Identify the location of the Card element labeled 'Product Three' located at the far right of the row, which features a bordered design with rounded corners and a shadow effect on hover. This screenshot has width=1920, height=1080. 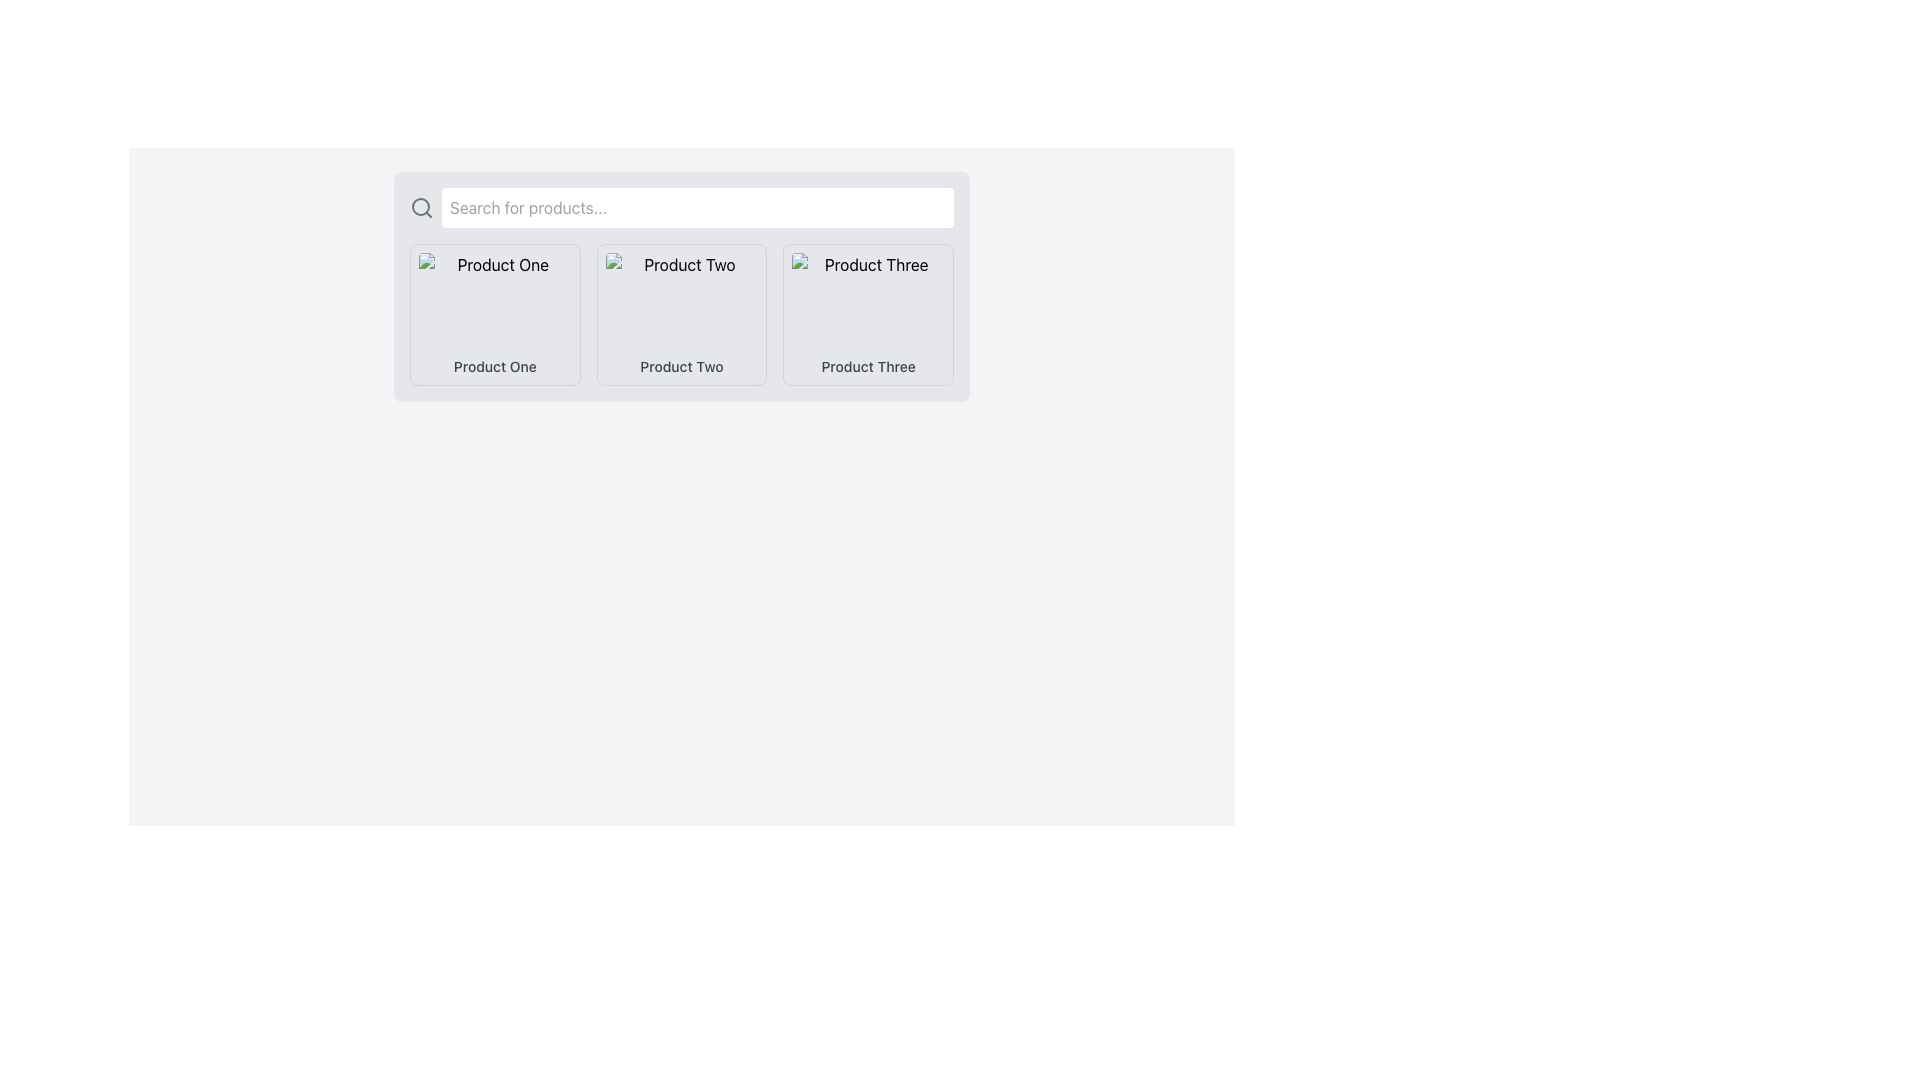
(868, 315).